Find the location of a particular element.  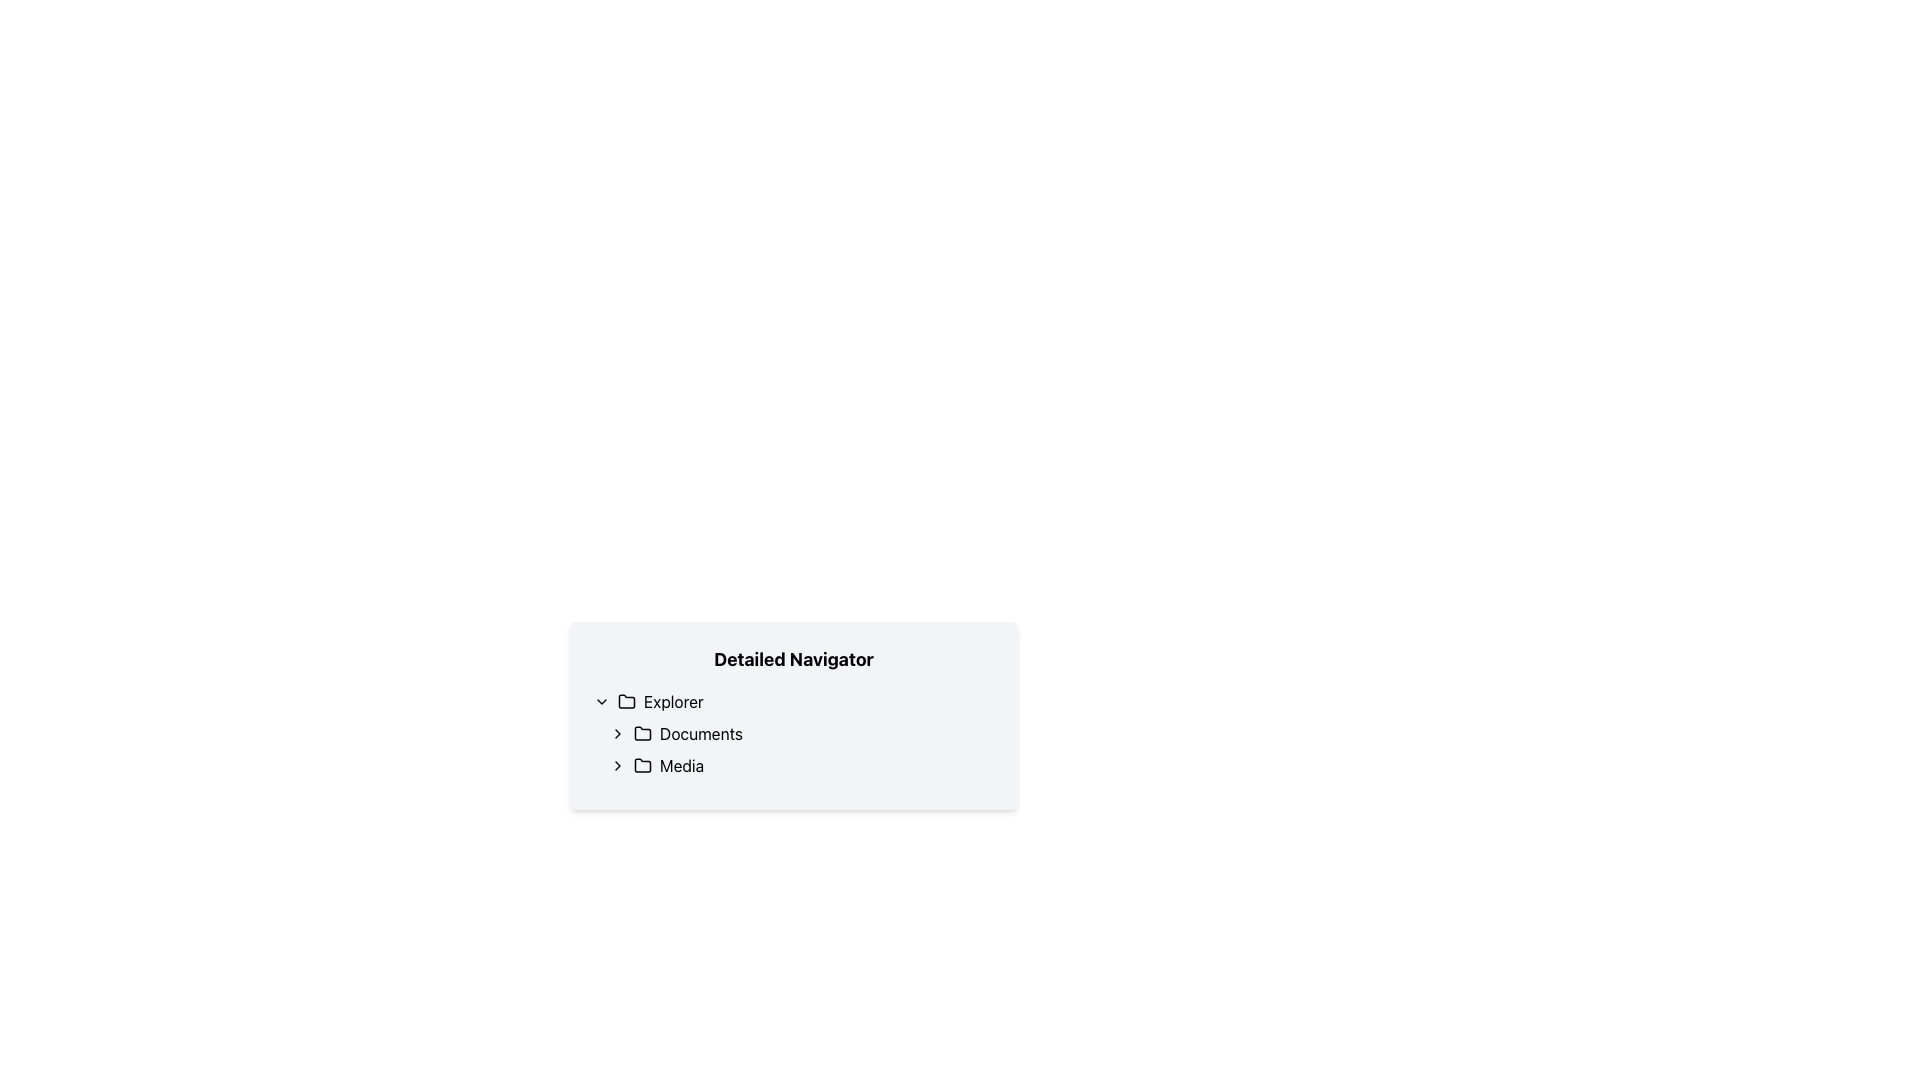

the 'Documents' entry in the file explorer navigation element is located at coordinates (801, 749).